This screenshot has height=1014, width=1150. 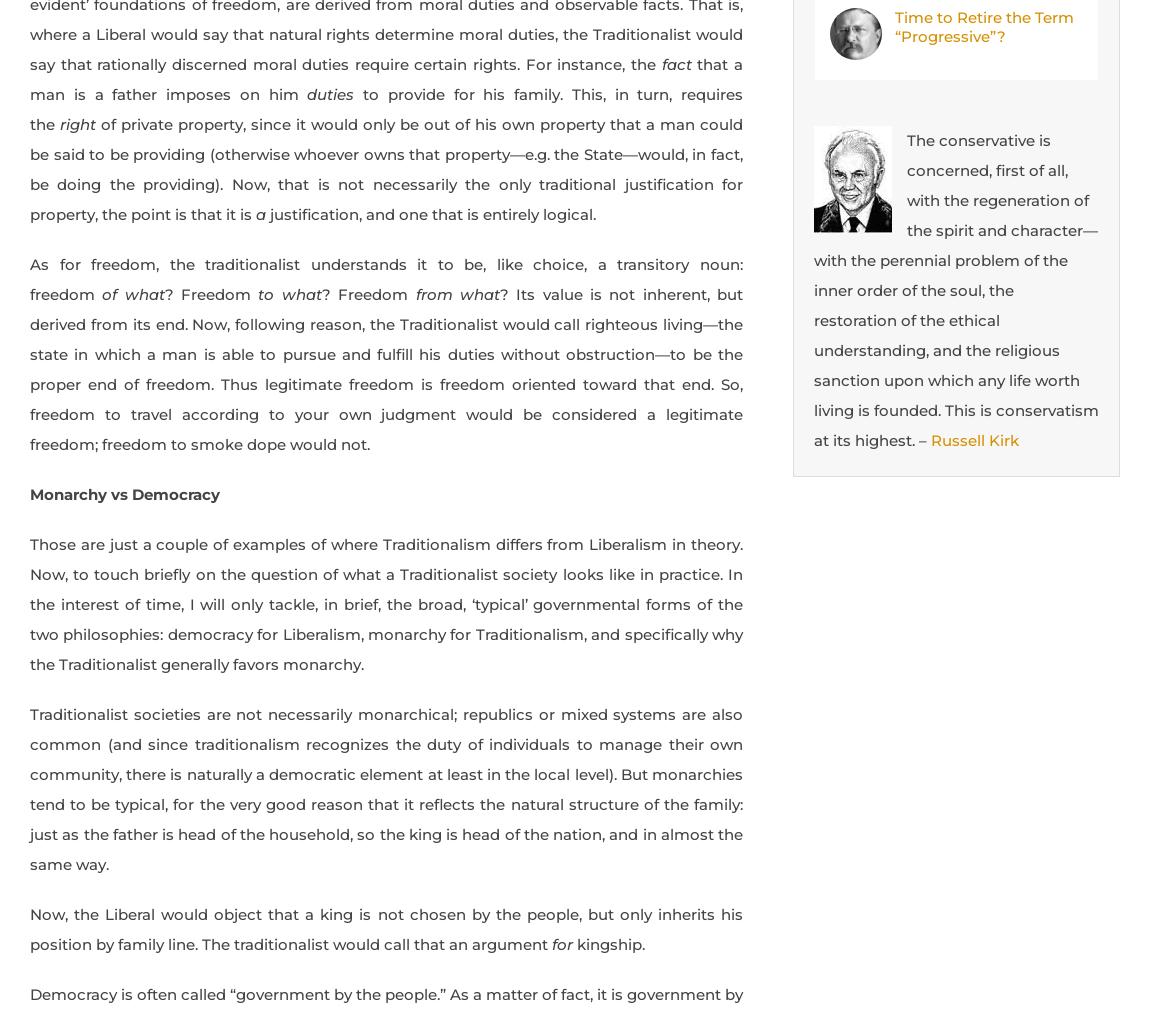 What do you see at coordinates (330, 93) in the screenshot?
I see `'duties'` at bounding box center [330, 93].